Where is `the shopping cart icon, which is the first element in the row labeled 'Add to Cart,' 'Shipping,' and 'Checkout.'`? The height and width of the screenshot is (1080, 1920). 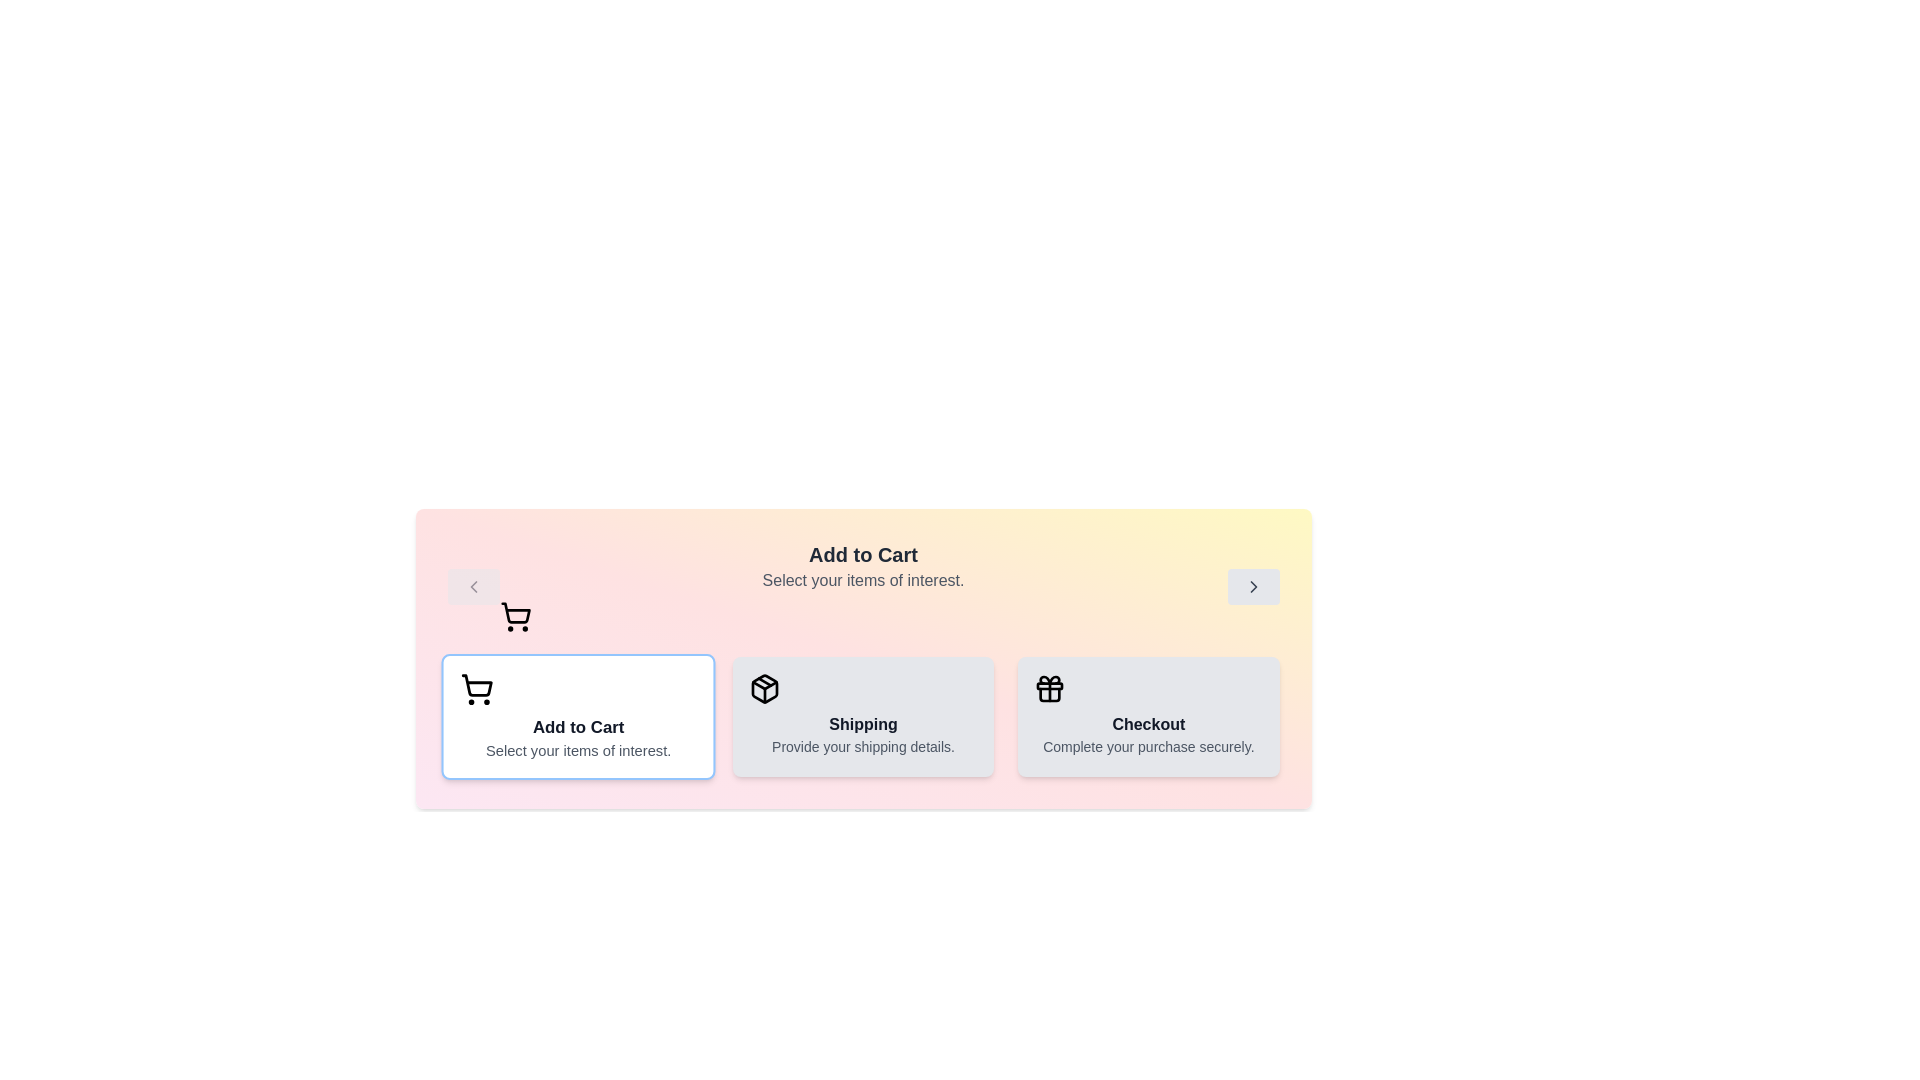
the shopping cart icon, which is the first element in the row labeled 'Add to Cart,' 'Shipping,' and 'Checkout.' is located at coordinates (475, 688).